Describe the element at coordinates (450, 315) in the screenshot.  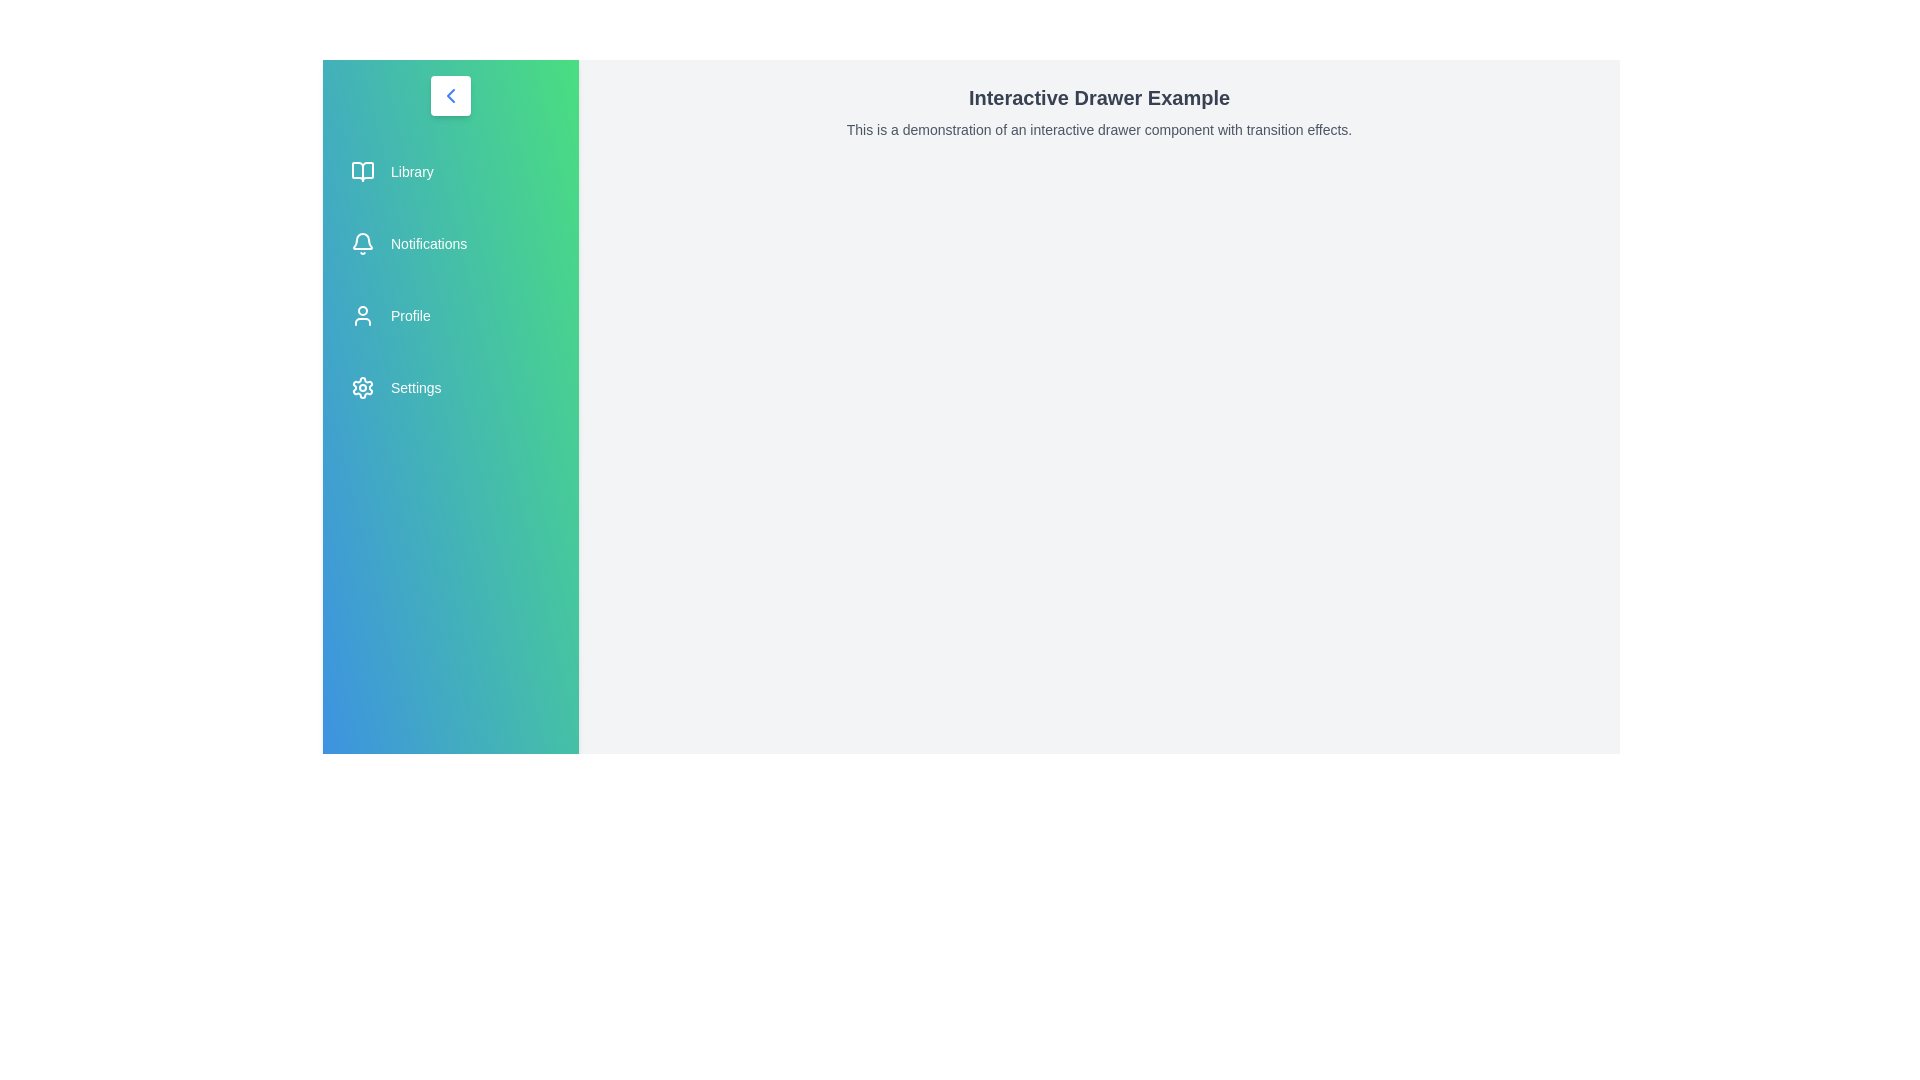
I see `the menu item labeled 'Profile' to navigate or trigger its associated action` at that location.